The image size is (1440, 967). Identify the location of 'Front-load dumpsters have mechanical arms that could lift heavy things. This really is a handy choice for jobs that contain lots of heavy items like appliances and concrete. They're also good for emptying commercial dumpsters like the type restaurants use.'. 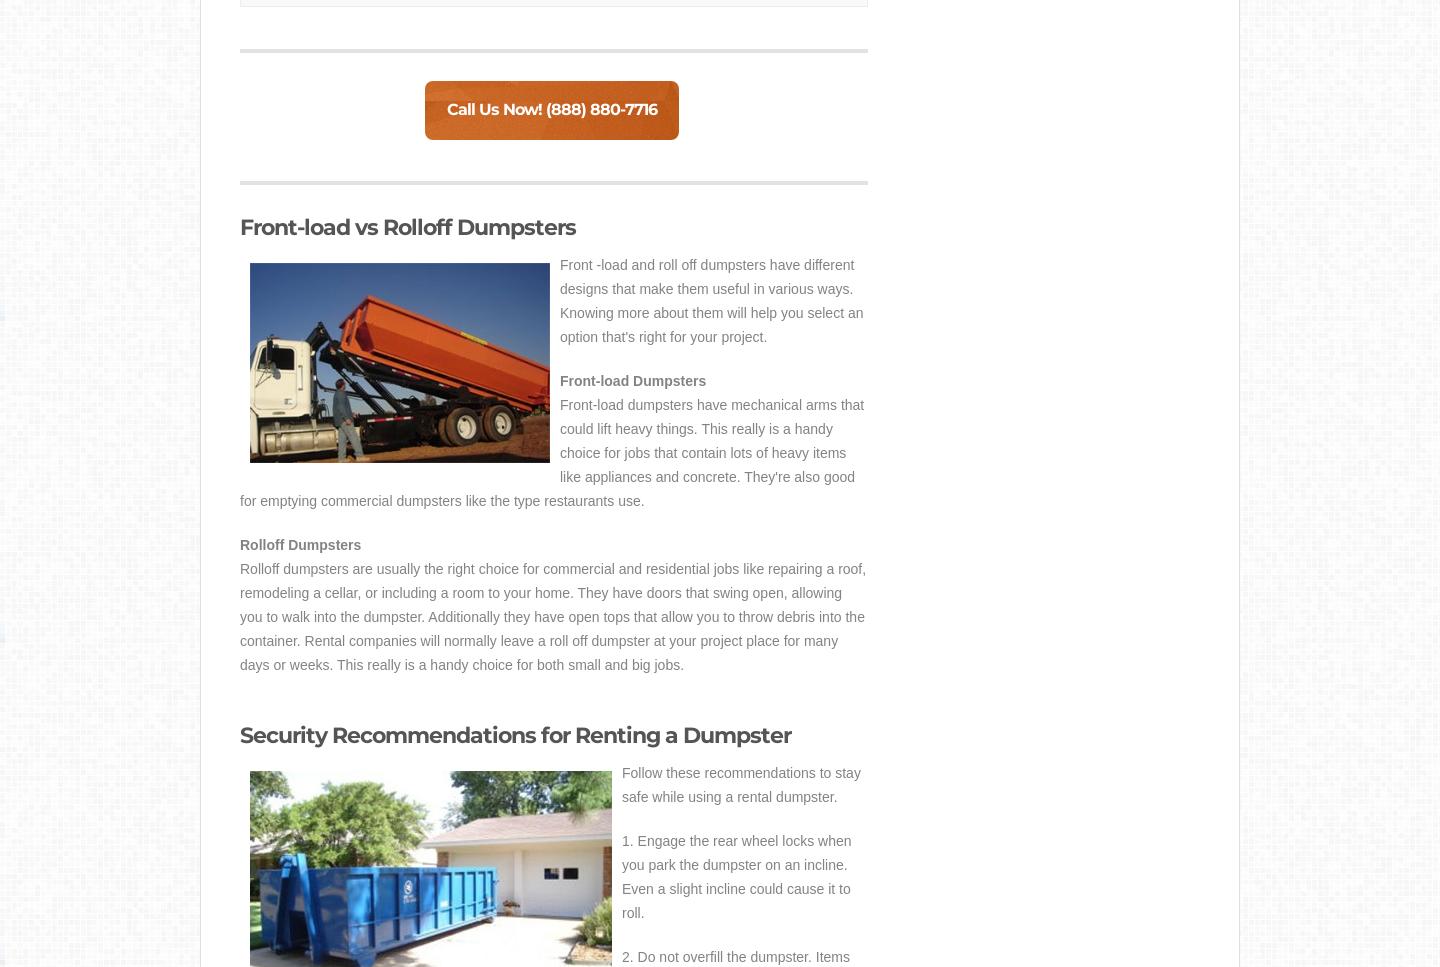
(551, 453).